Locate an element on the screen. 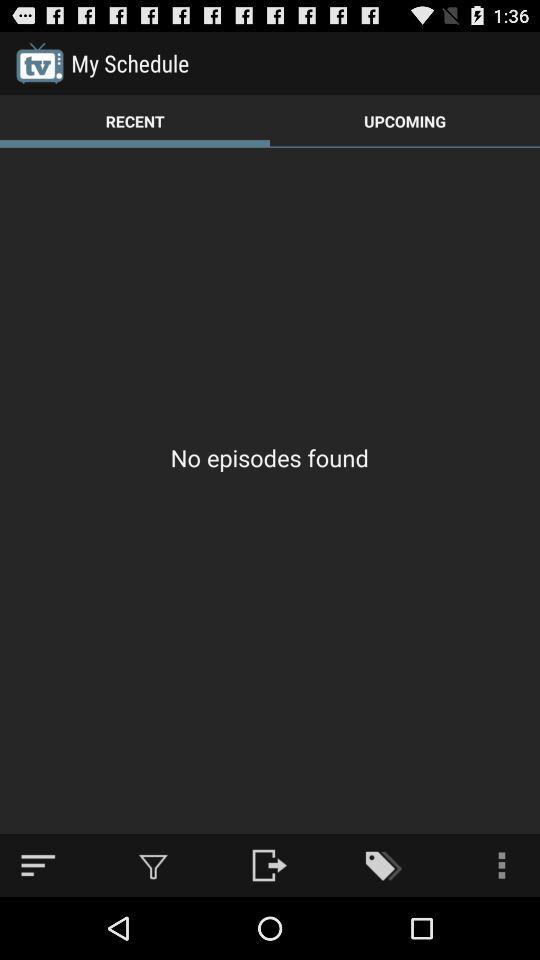 Image resolution: width=540 pixels, height=960 pixels. the app above no episodes found is located at coordinates (405, 120).